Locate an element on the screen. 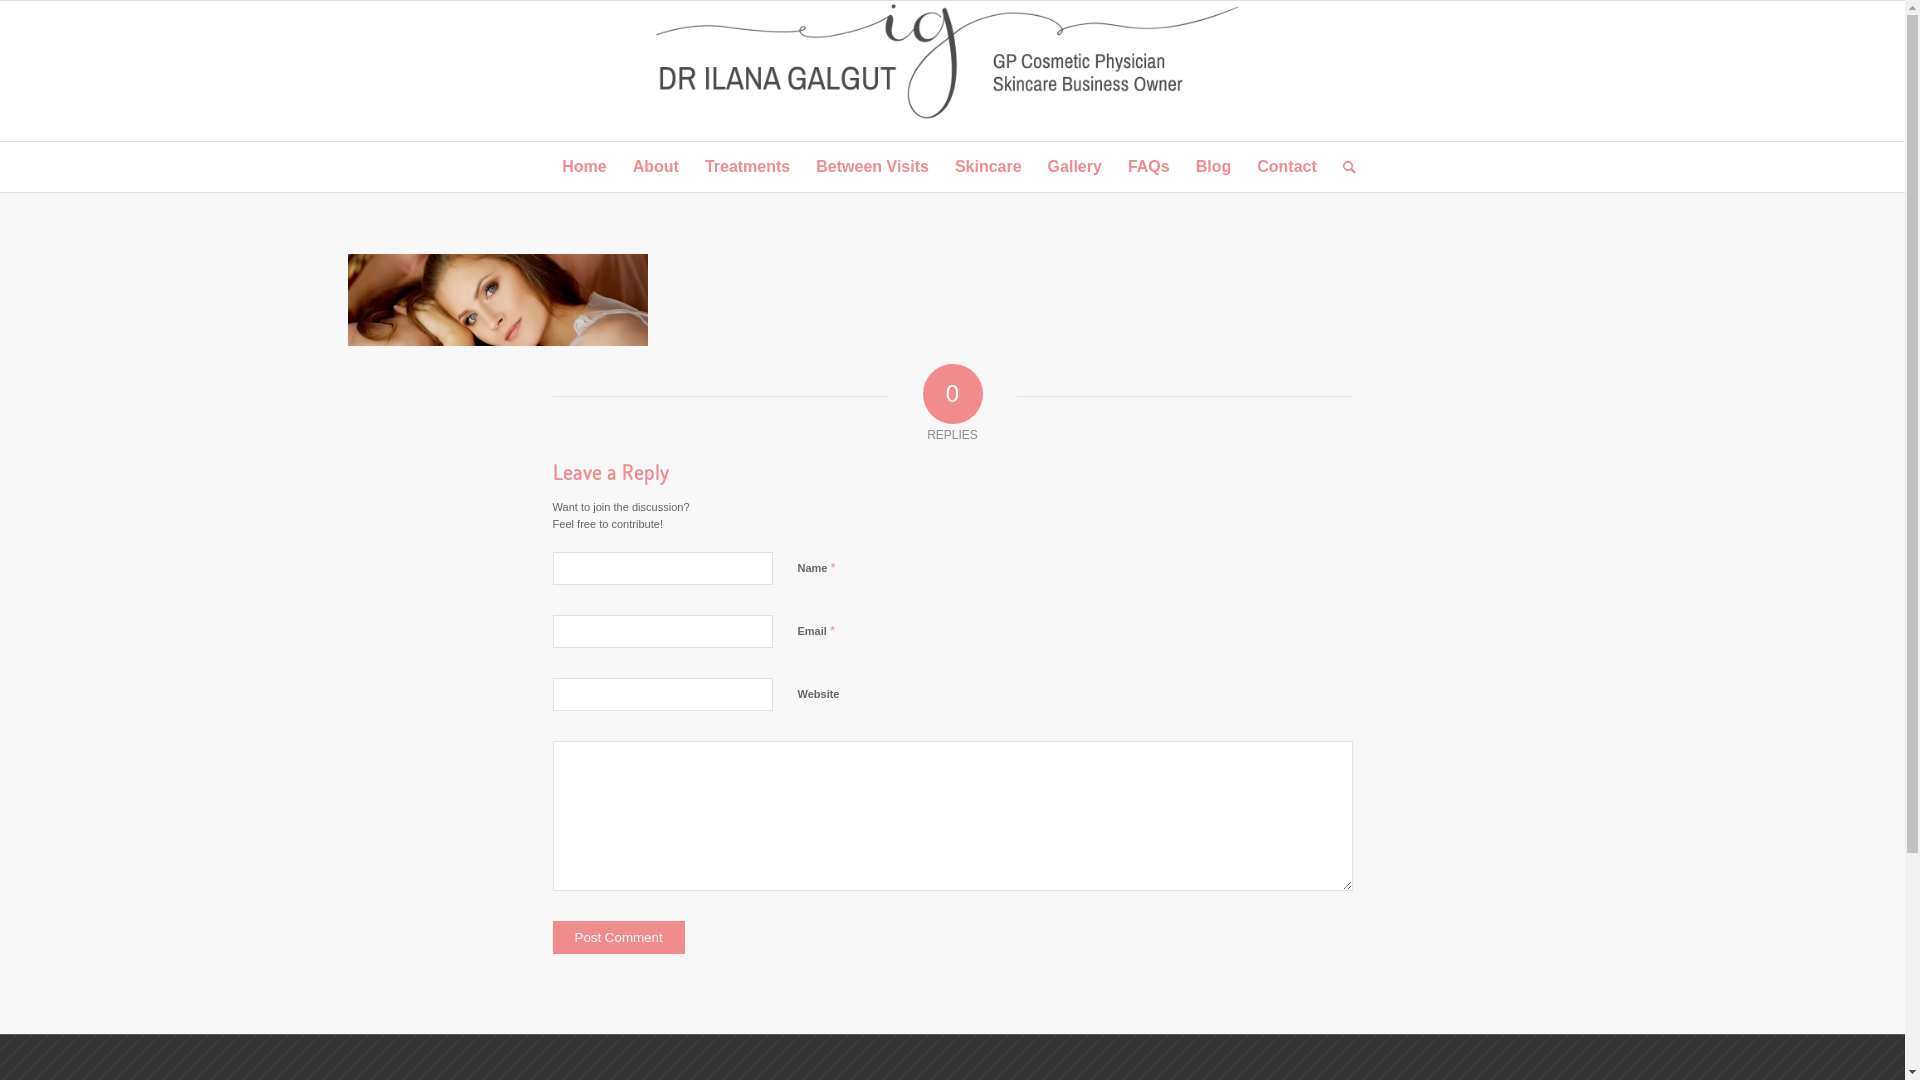 The width and height of the screenshot is (1920, 1080). 'Gallery' is located at coordinates (1074, 165).